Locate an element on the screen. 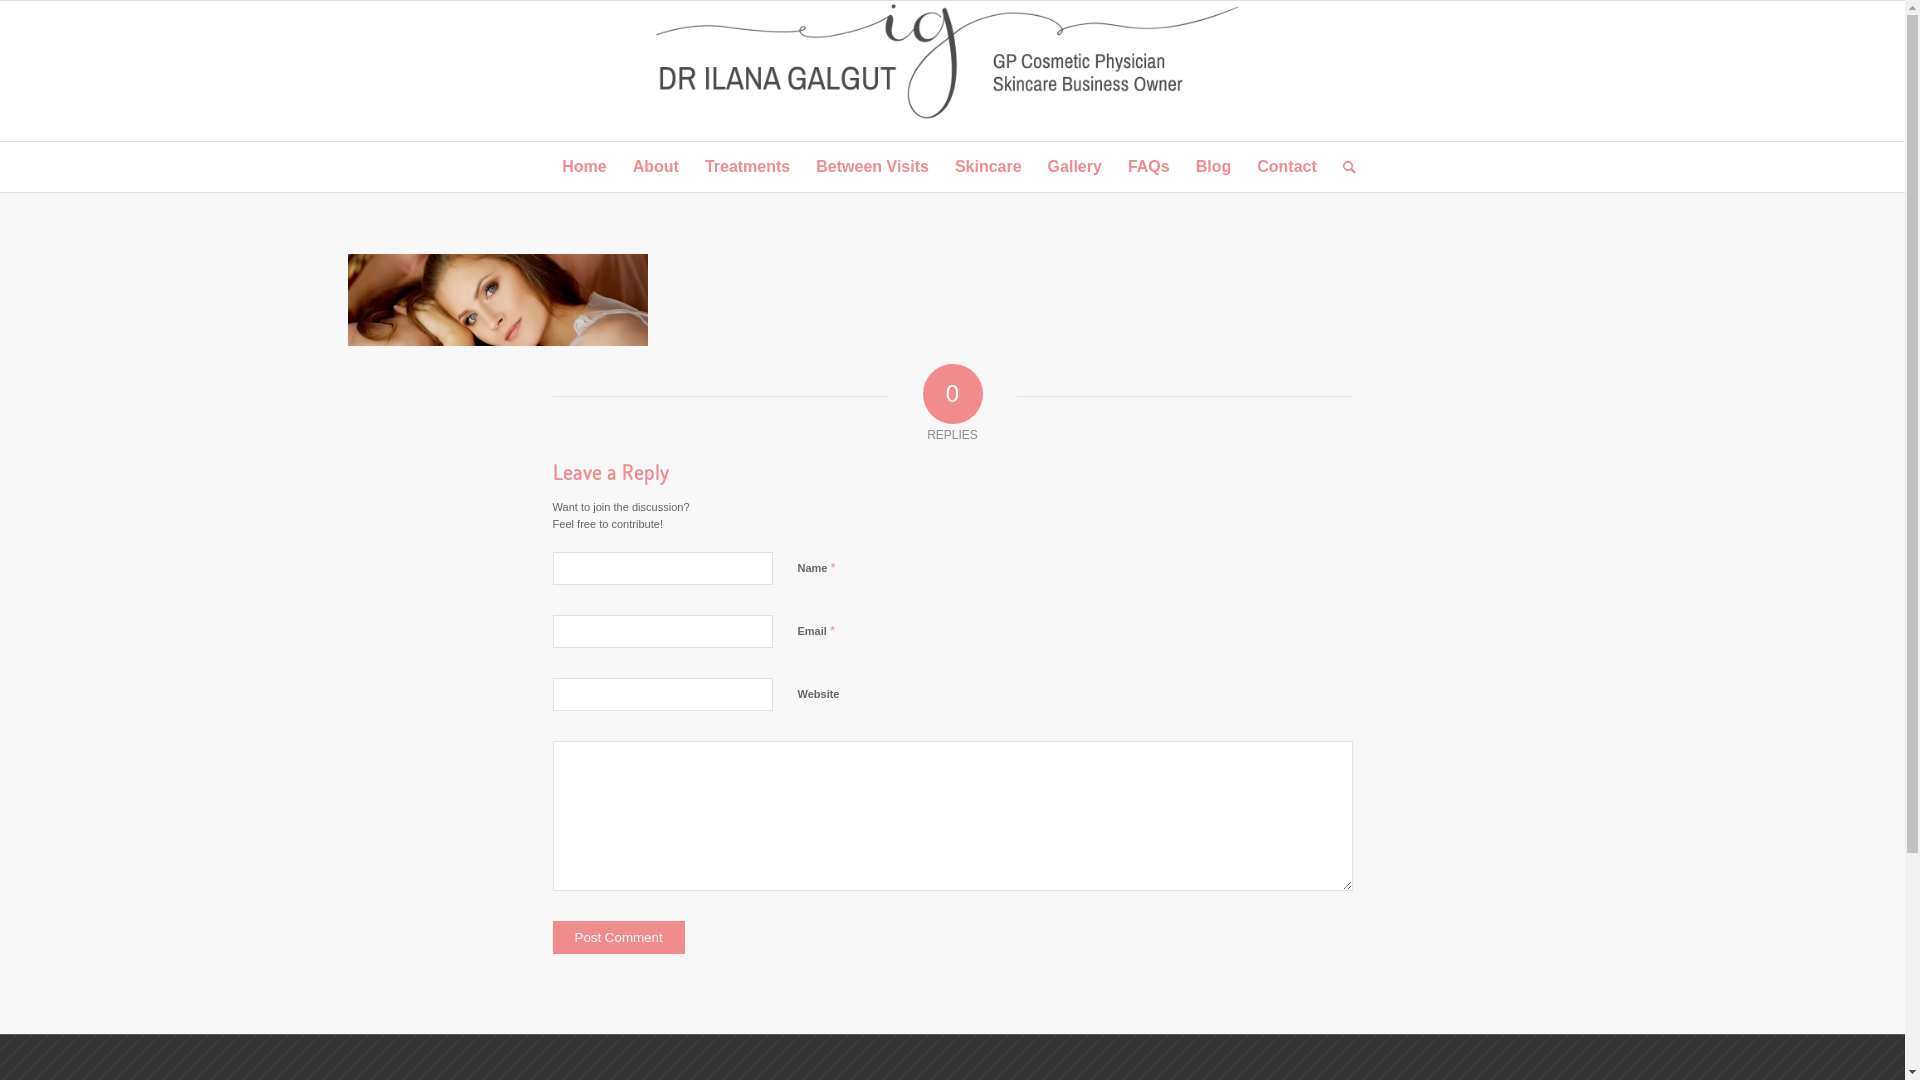 The width and height of the screenshot is (1920, 1080). 'Gallery' is located at coordinates (1074, 165).